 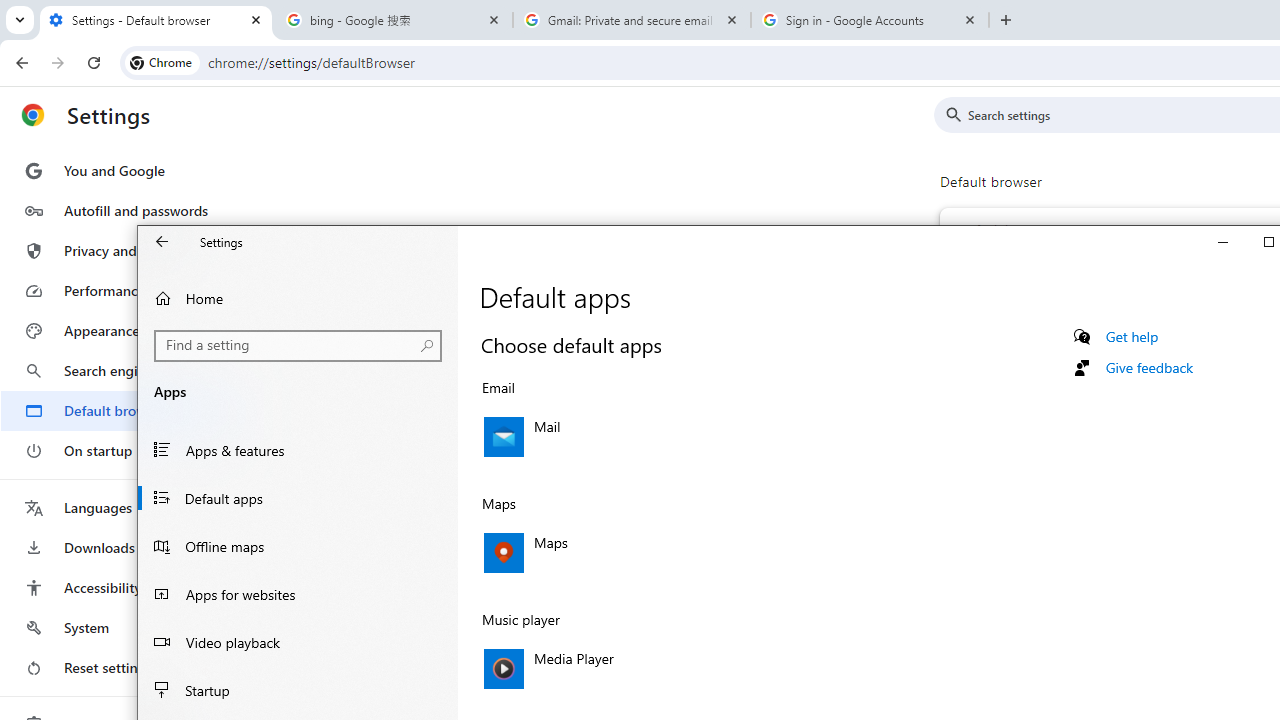 What do you see at coordinates (1149, 367) in the screenshot?
I see `'Give feedback'` at bounding box center [1149, 367].